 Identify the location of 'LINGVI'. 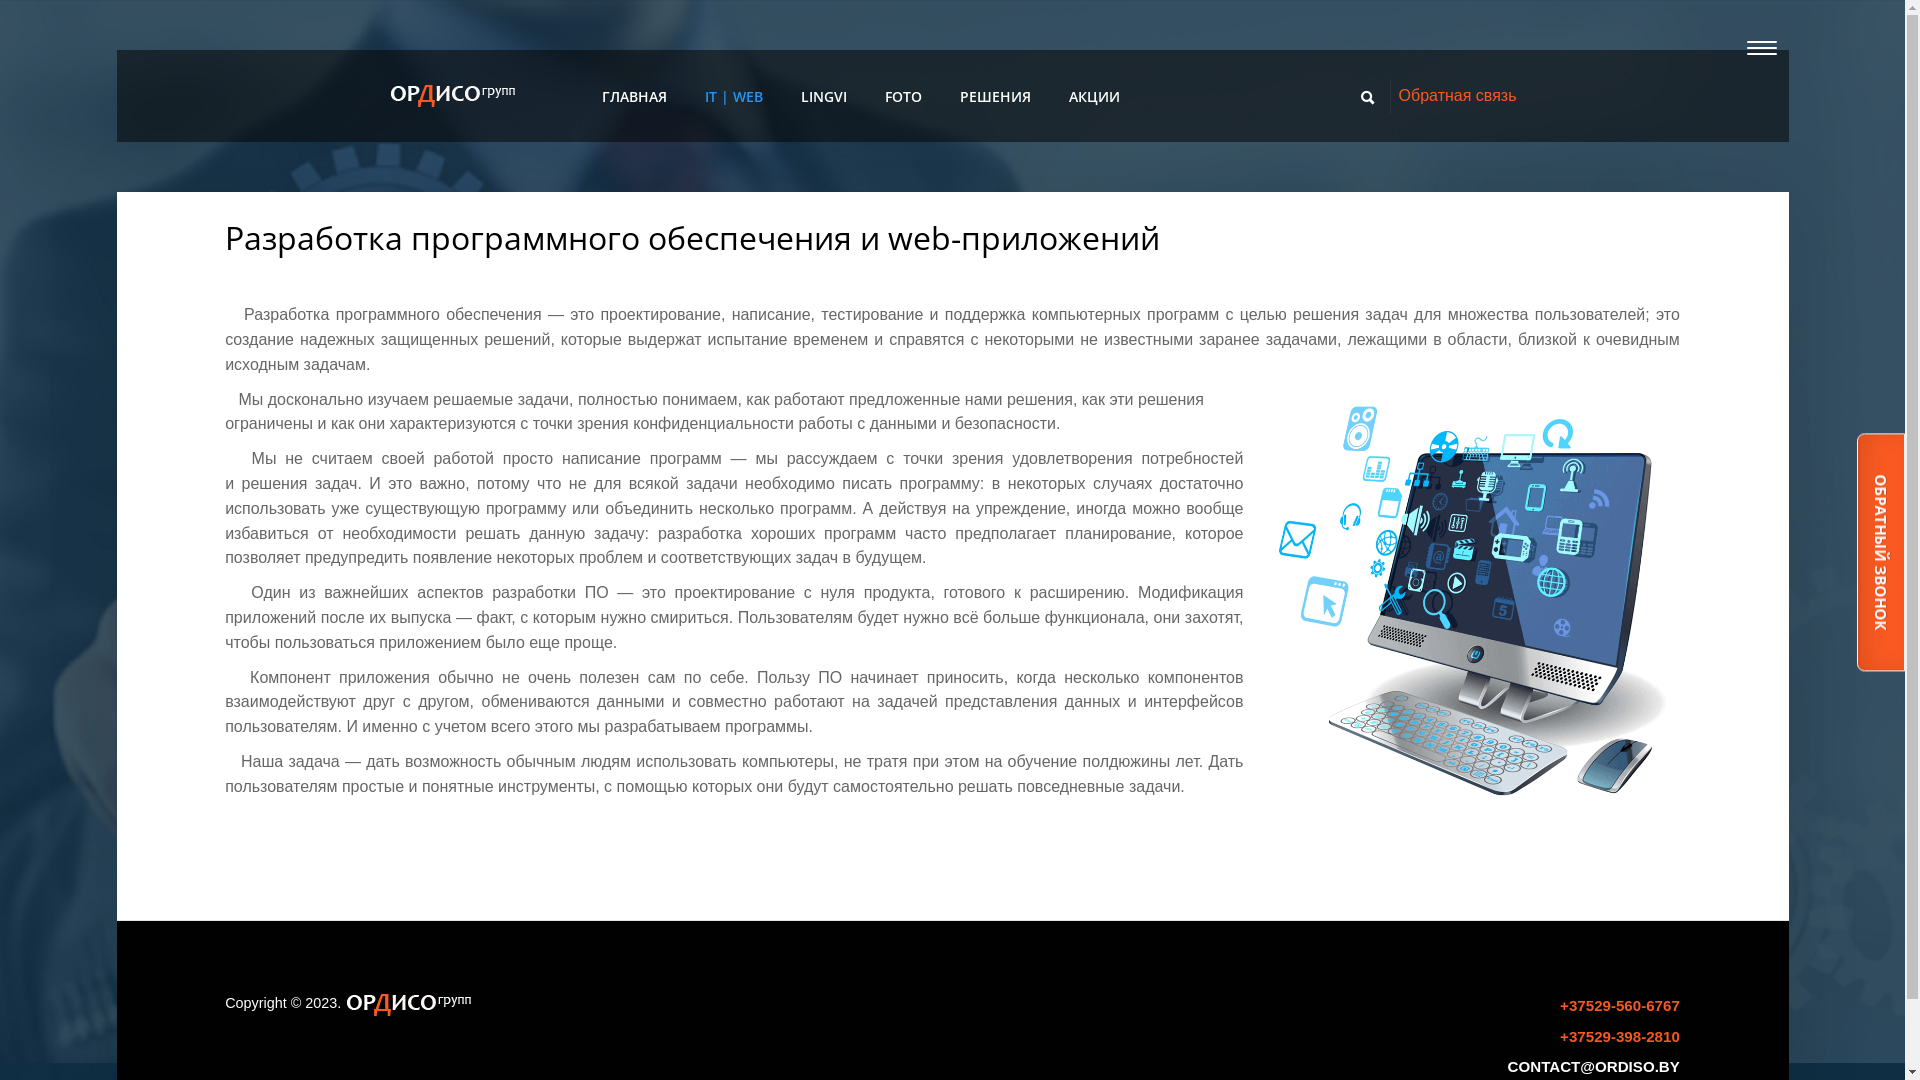
(801, 96).